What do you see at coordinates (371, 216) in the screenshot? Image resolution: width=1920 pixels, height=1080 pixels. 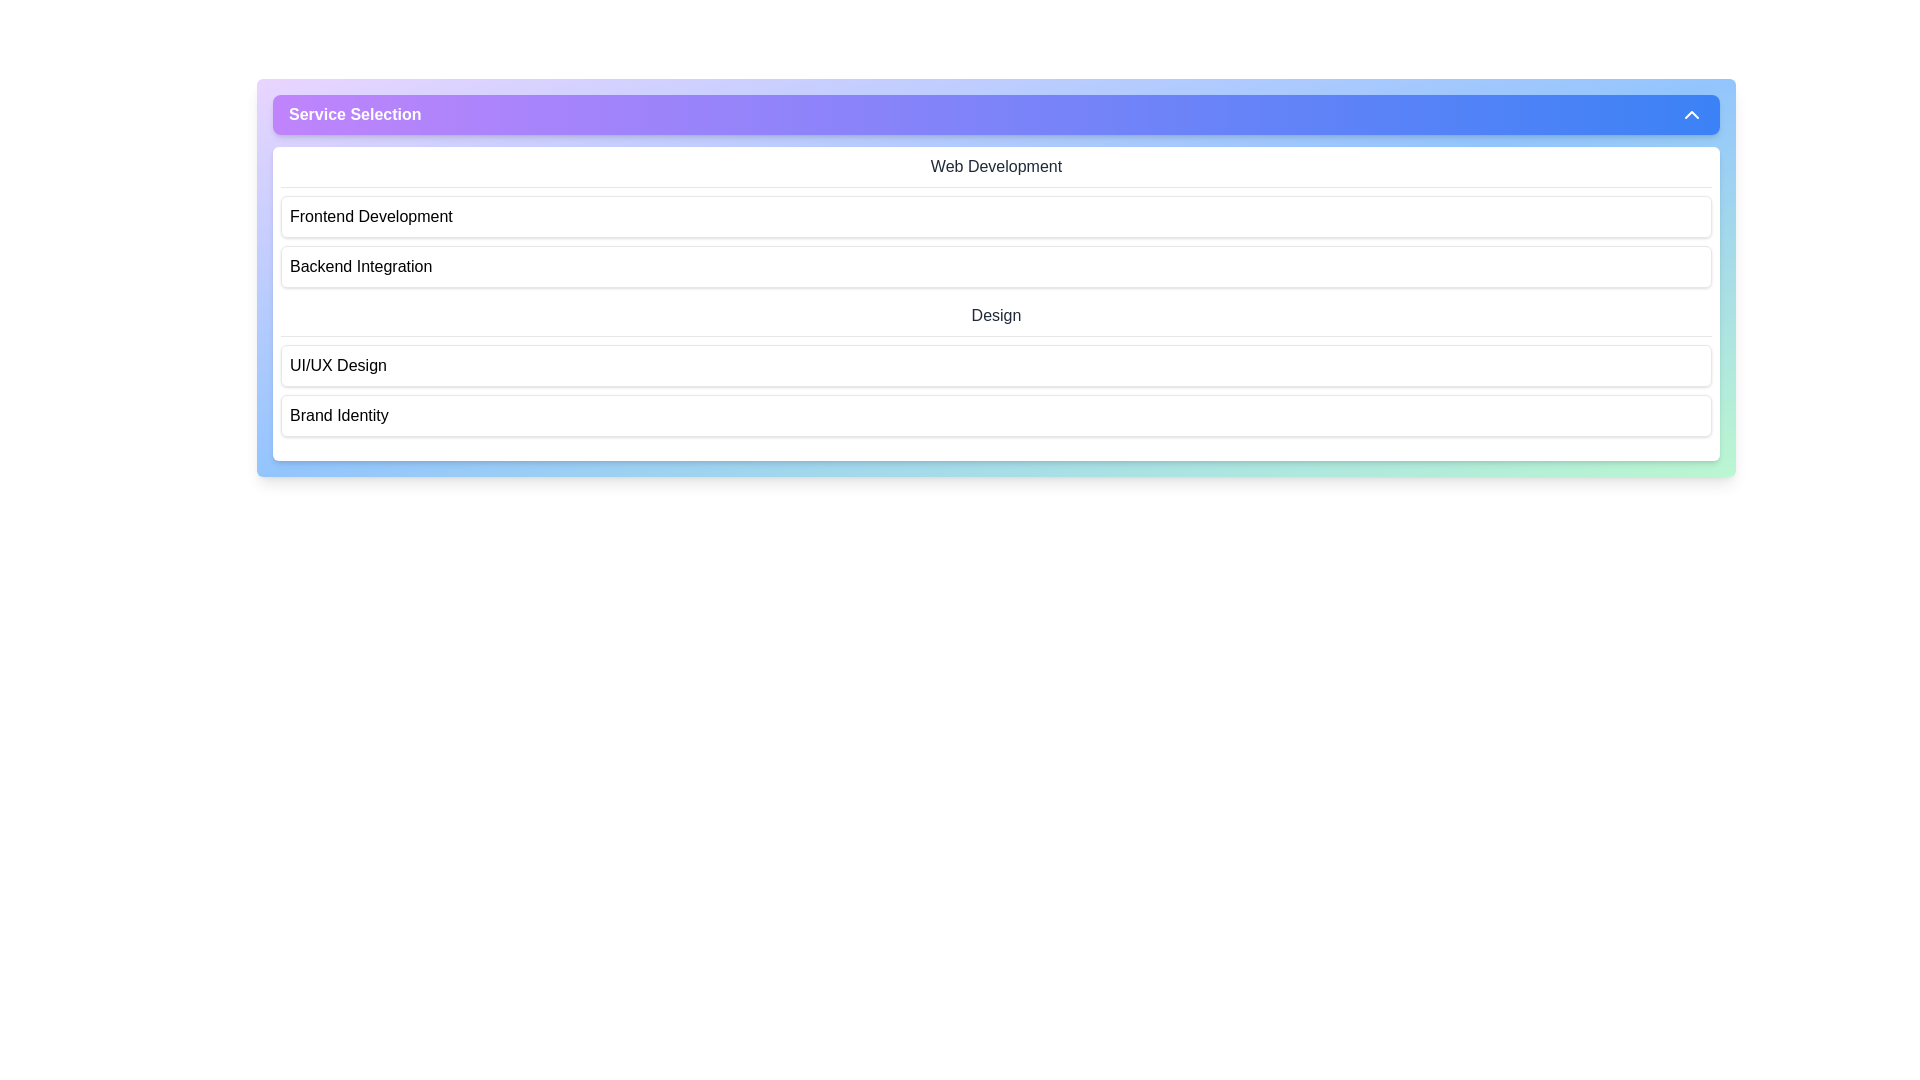 I see `the text label component displaying 'Frontend Development', which serves as a descriptive label for a selectable option in the list under the 'Service Selection' header` at bounding box center [371, 216].